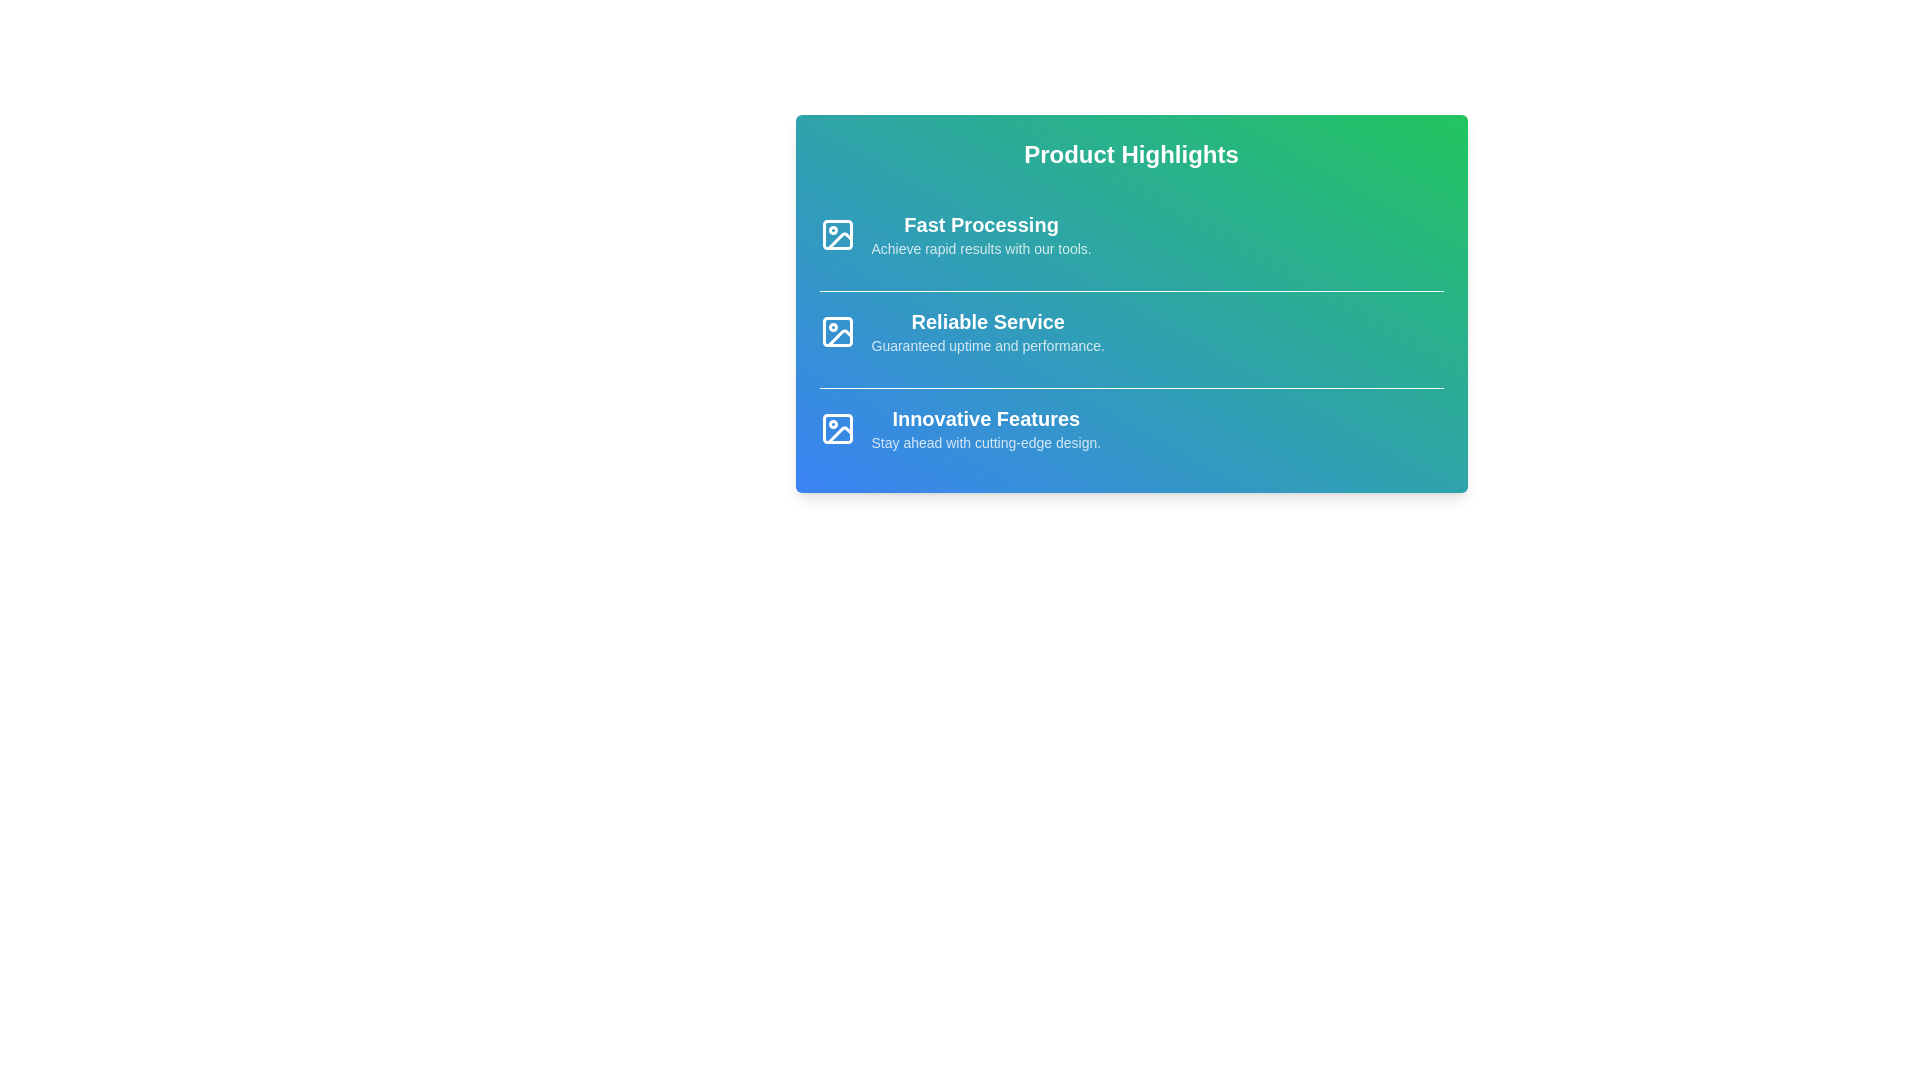 This screenshot has width=1920, height=1080. I want to click on text 'Fast Processing' displayed prominently as a heading in a bold font within the upper-left area of the feature list, so click(981, 224).